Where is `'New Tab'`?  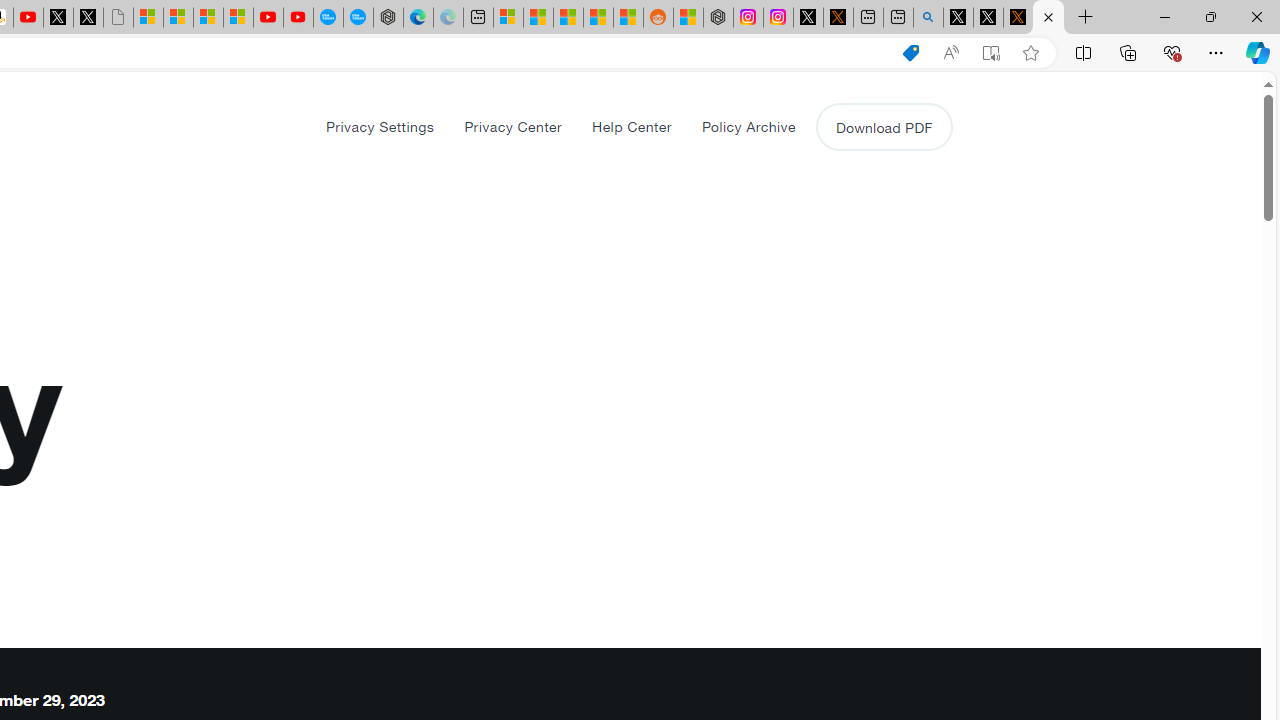
'New Tab' is located at coordinates (1085, 17).